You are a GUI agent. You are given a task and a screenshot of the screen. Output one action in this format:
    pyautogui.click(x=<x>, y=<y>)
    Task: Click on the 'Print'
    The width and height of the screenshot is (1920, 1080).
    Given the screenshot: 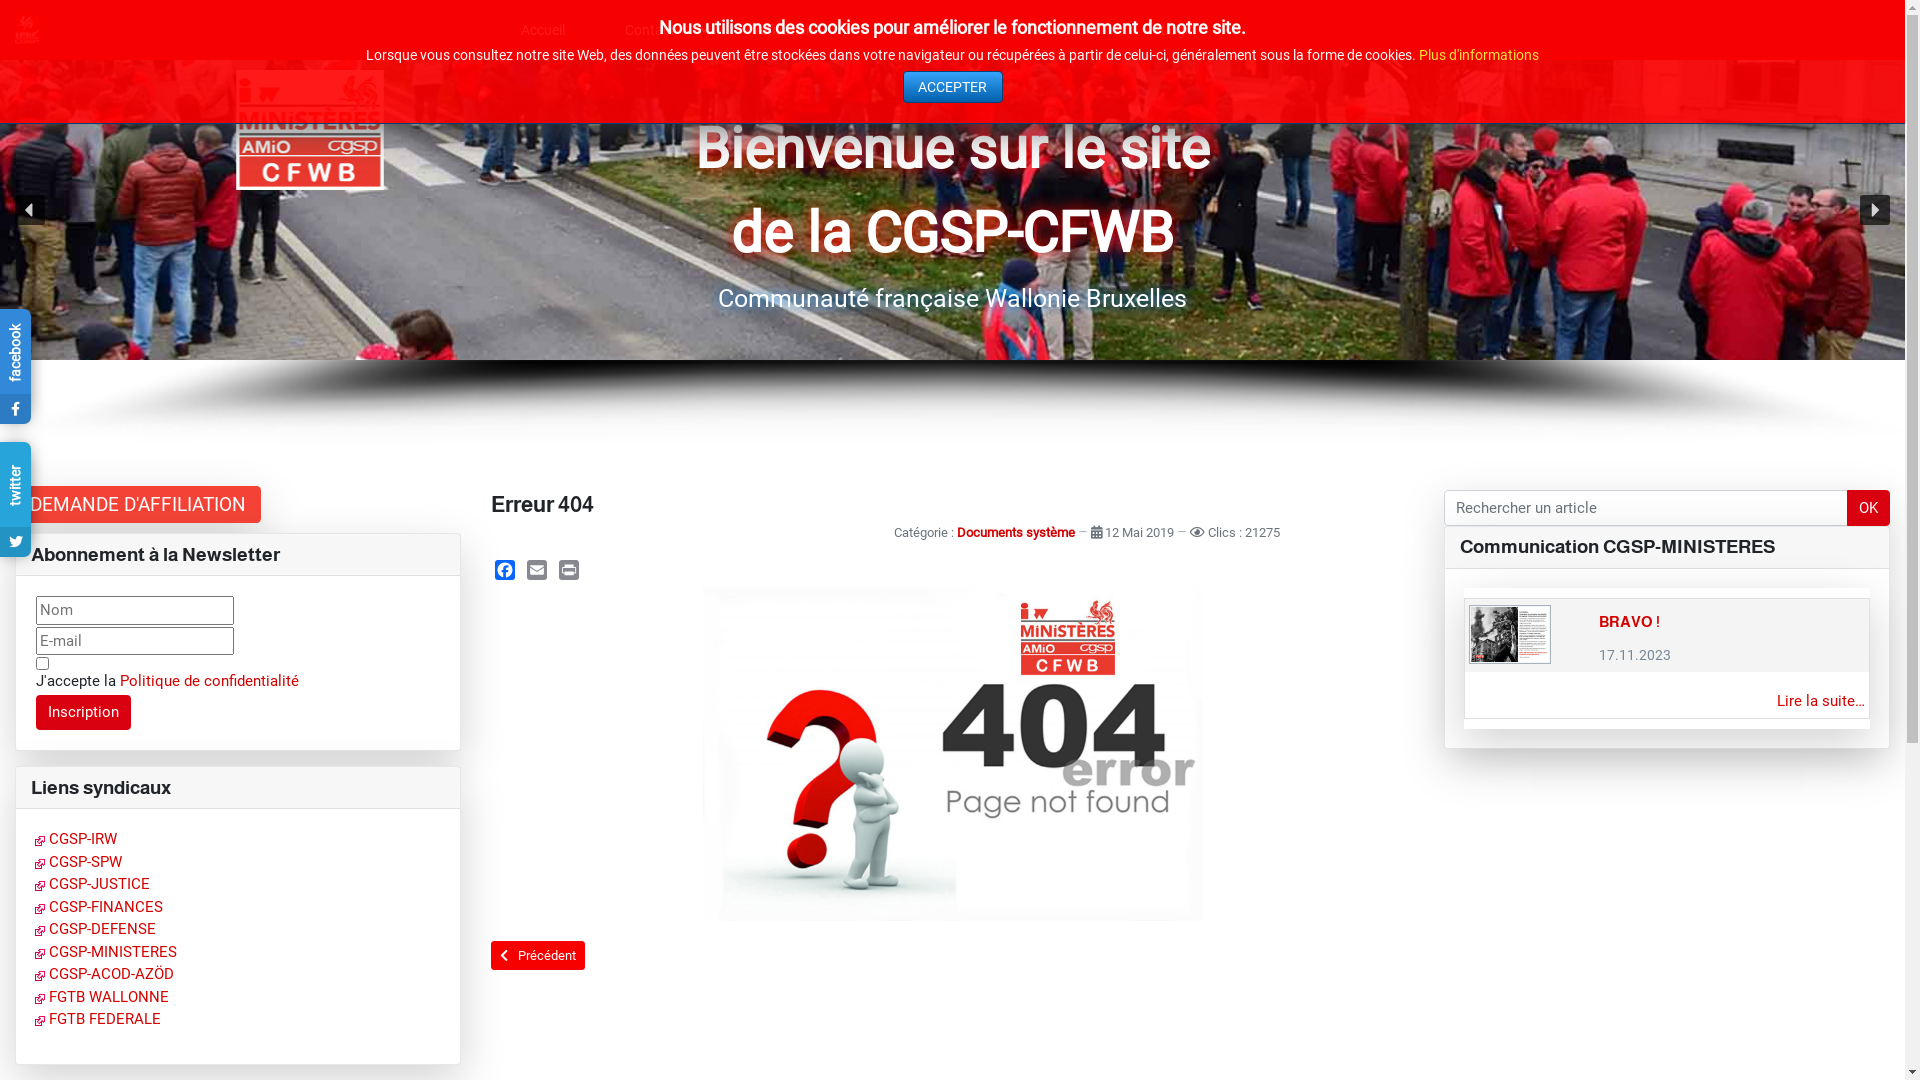 What is the action you would take?
    pyautogui.click(x=568, y=570)
    